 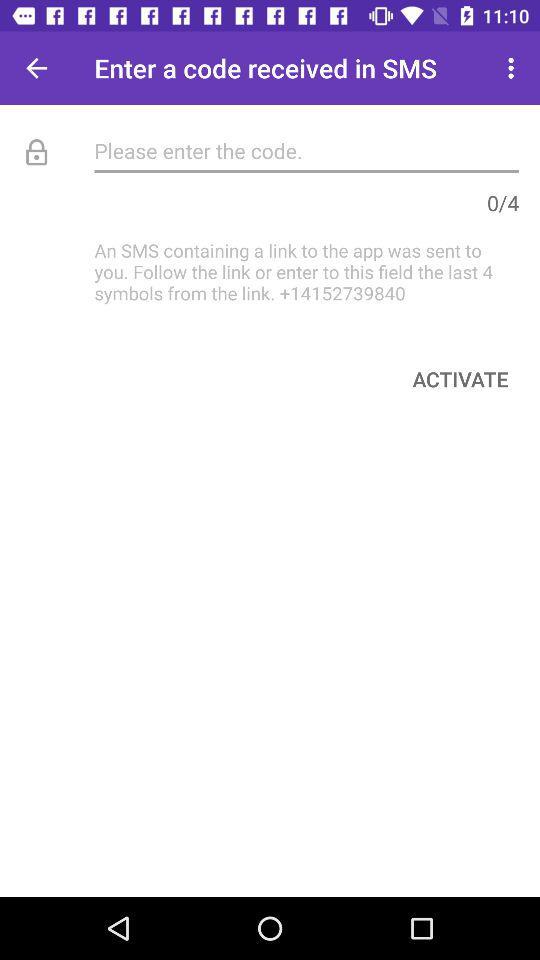 I want to click on go back, so click(x=36, y=68).